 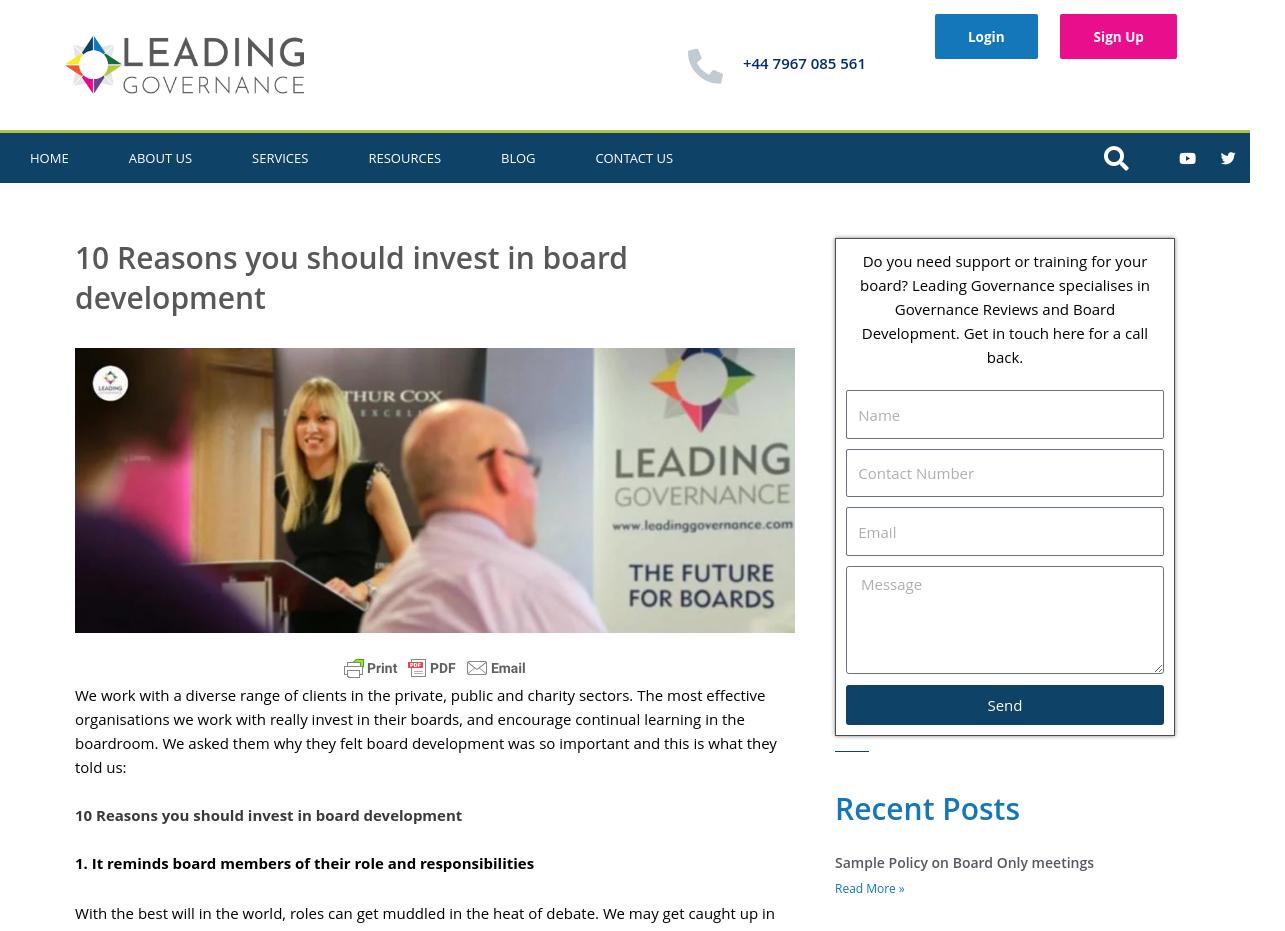 What do you see at coordinates (403, 156) in the screenshot?
I see `'Resources'` at bounding box center [403, 156].